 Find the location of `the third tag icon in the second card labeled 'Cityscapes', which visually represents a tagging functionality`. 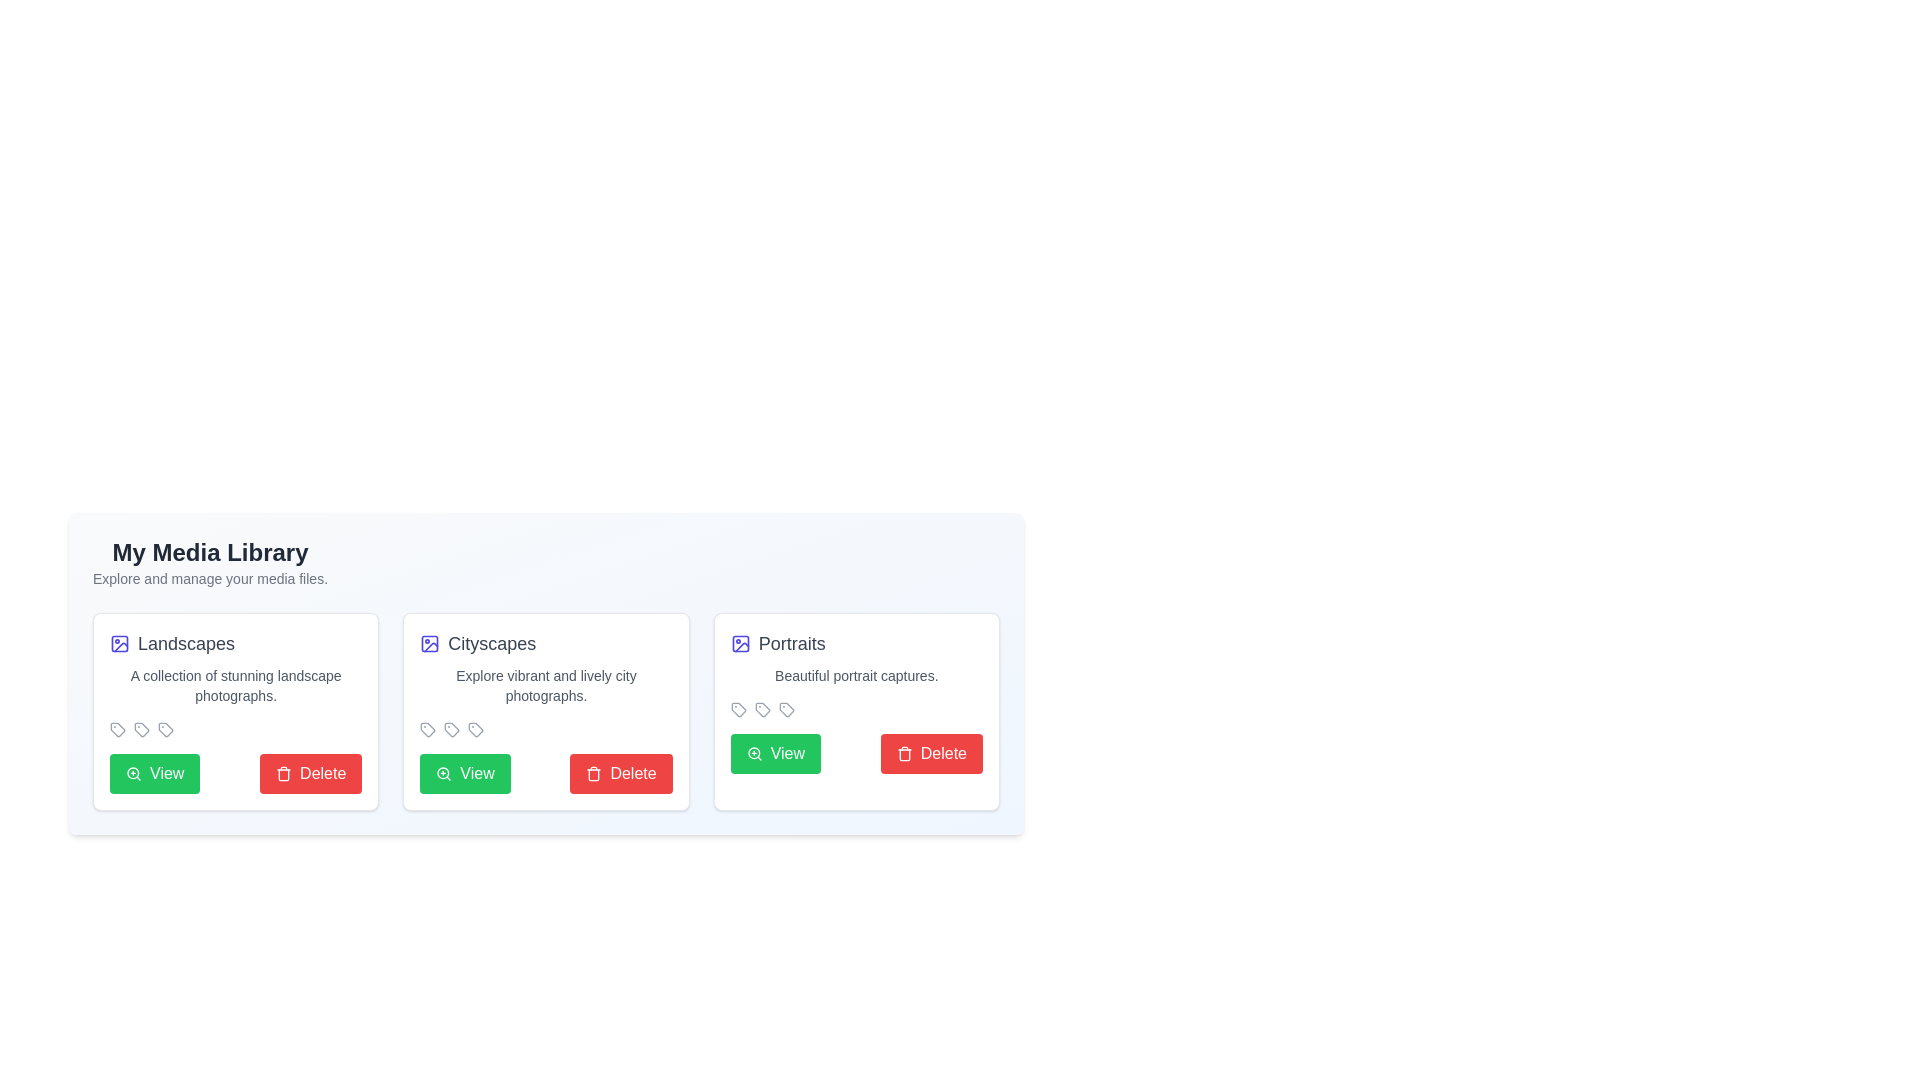

the third tag icon in the second card labeled 'Cityscapes', which visually represents a tagging functionality is located at coordinates (785, 708).